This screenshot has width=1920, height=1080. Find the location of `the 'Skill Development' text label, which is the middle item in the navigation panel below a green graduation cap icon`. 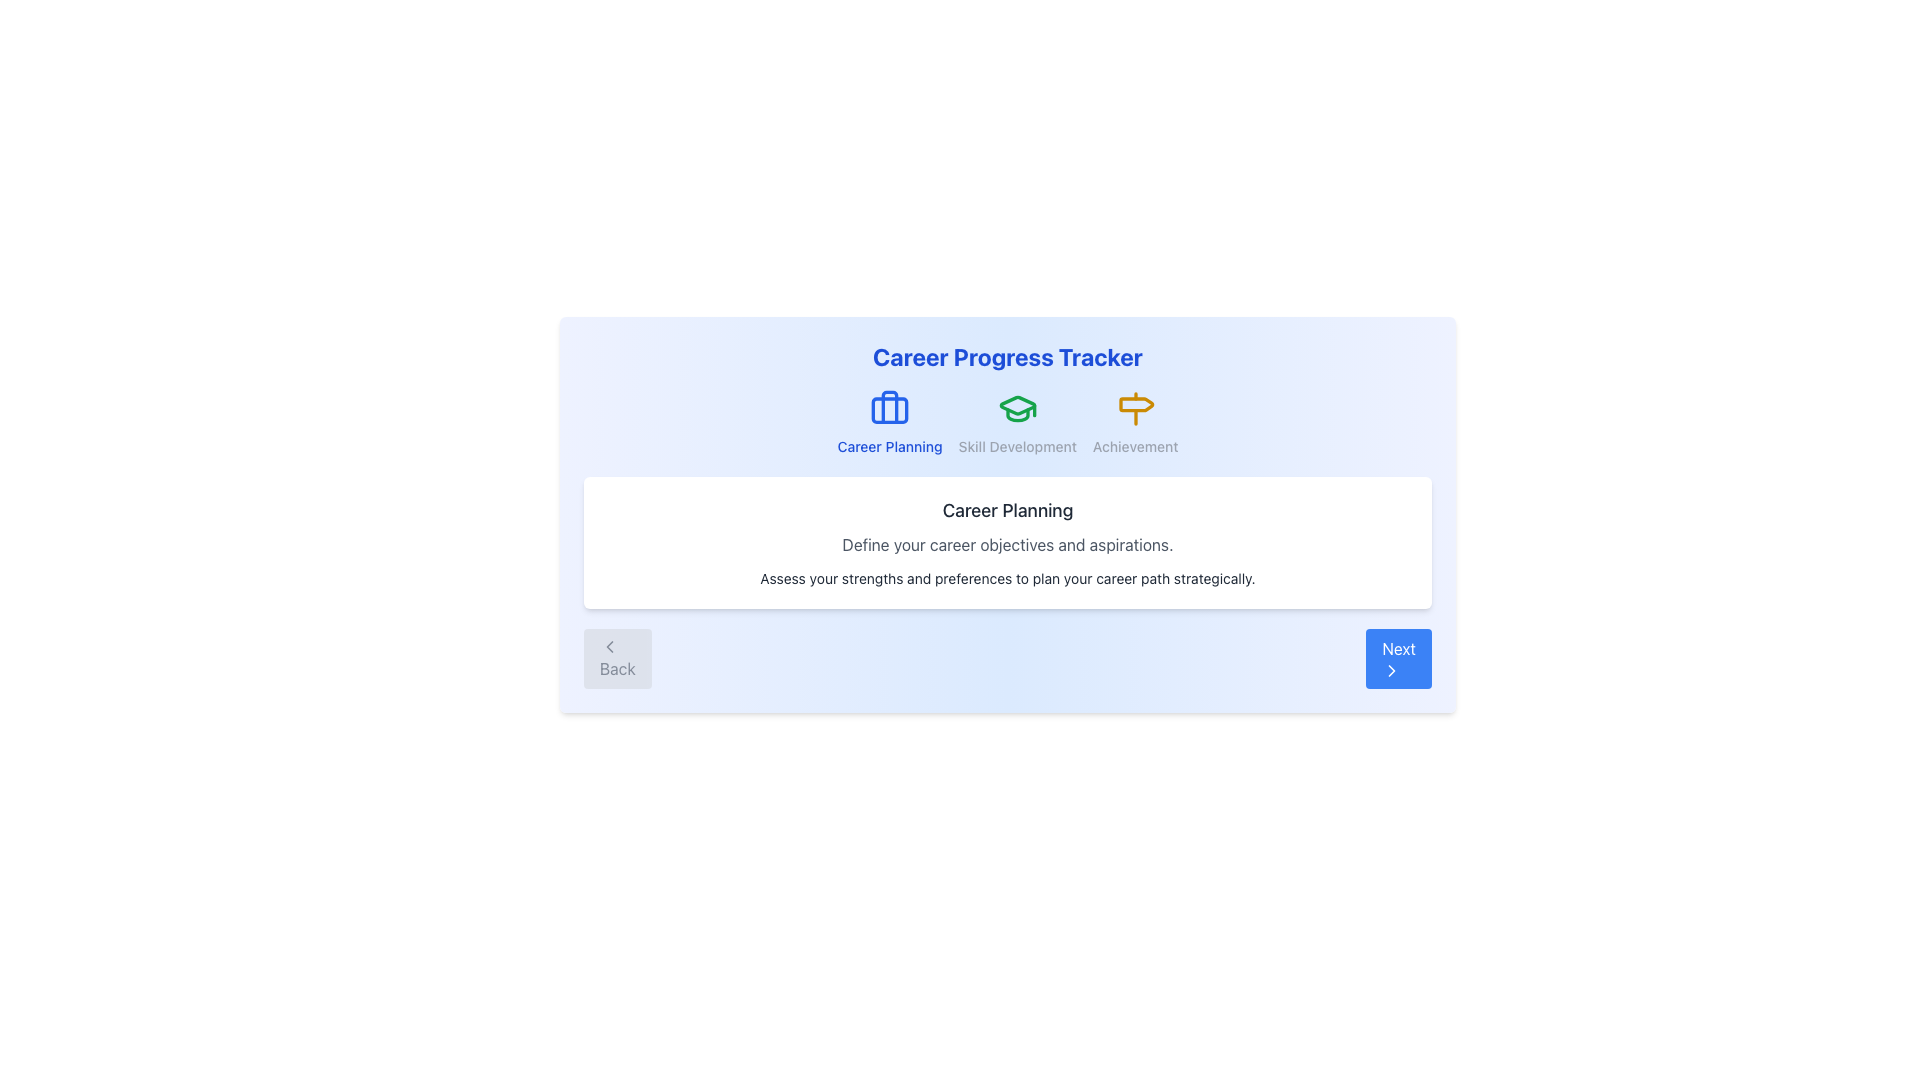

the 'Skill Development' text label, which is the middle item in the navigation panel below a green graduation cap icon is located at coordinates (1017, 446).